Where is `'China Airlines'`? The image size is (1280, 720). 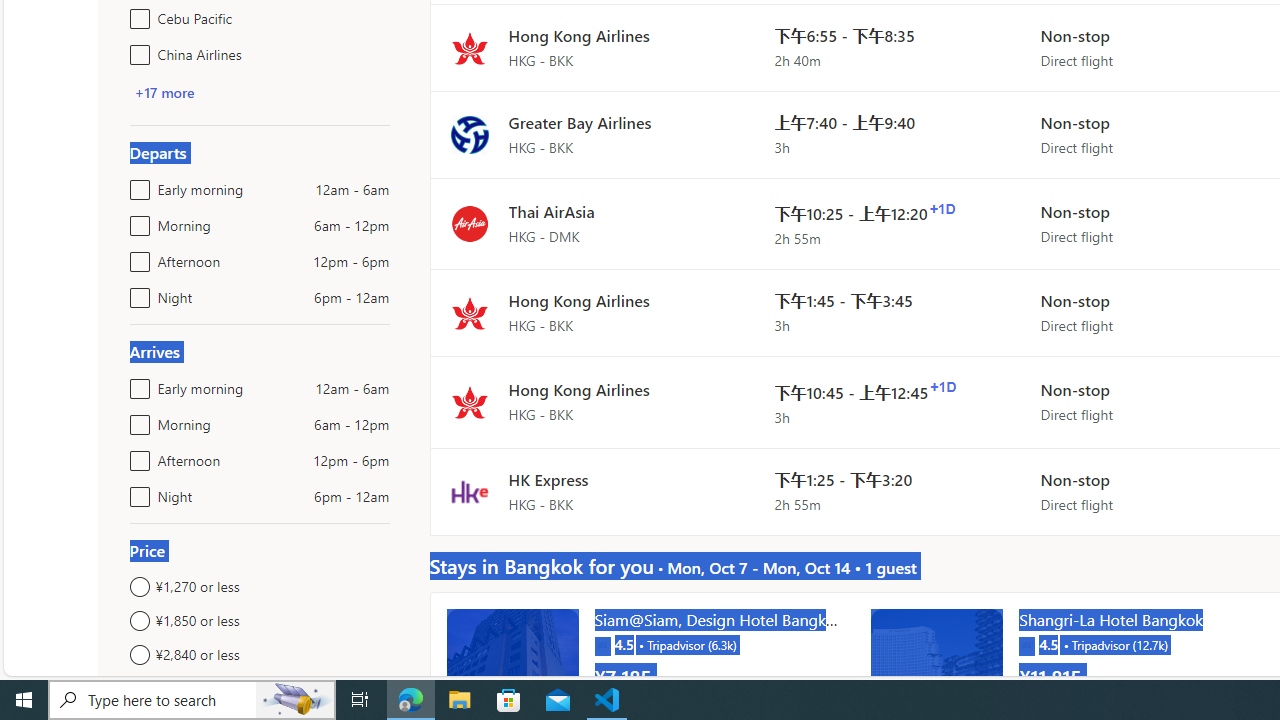
'China Airlines' is located at coordinates (135, 50).